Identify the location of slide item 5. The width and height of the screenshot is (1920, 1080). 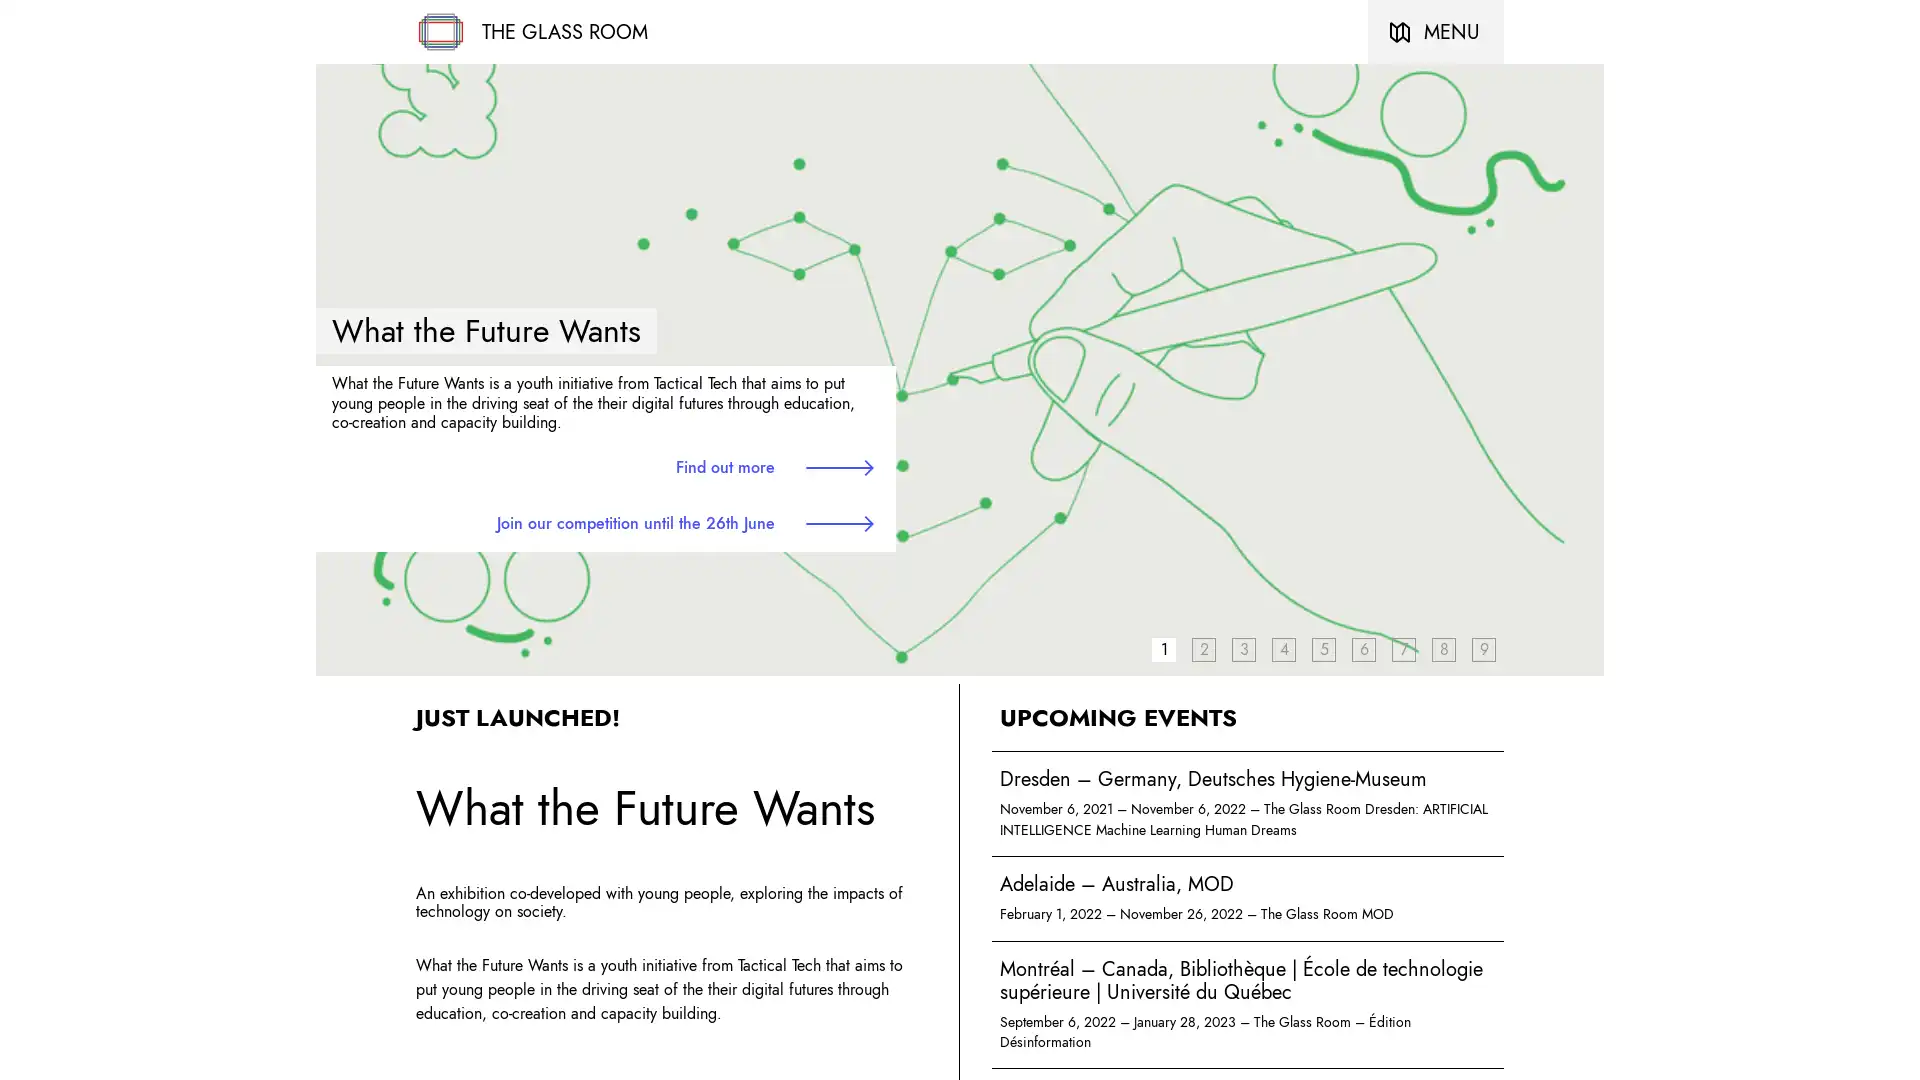
(1324, 648).